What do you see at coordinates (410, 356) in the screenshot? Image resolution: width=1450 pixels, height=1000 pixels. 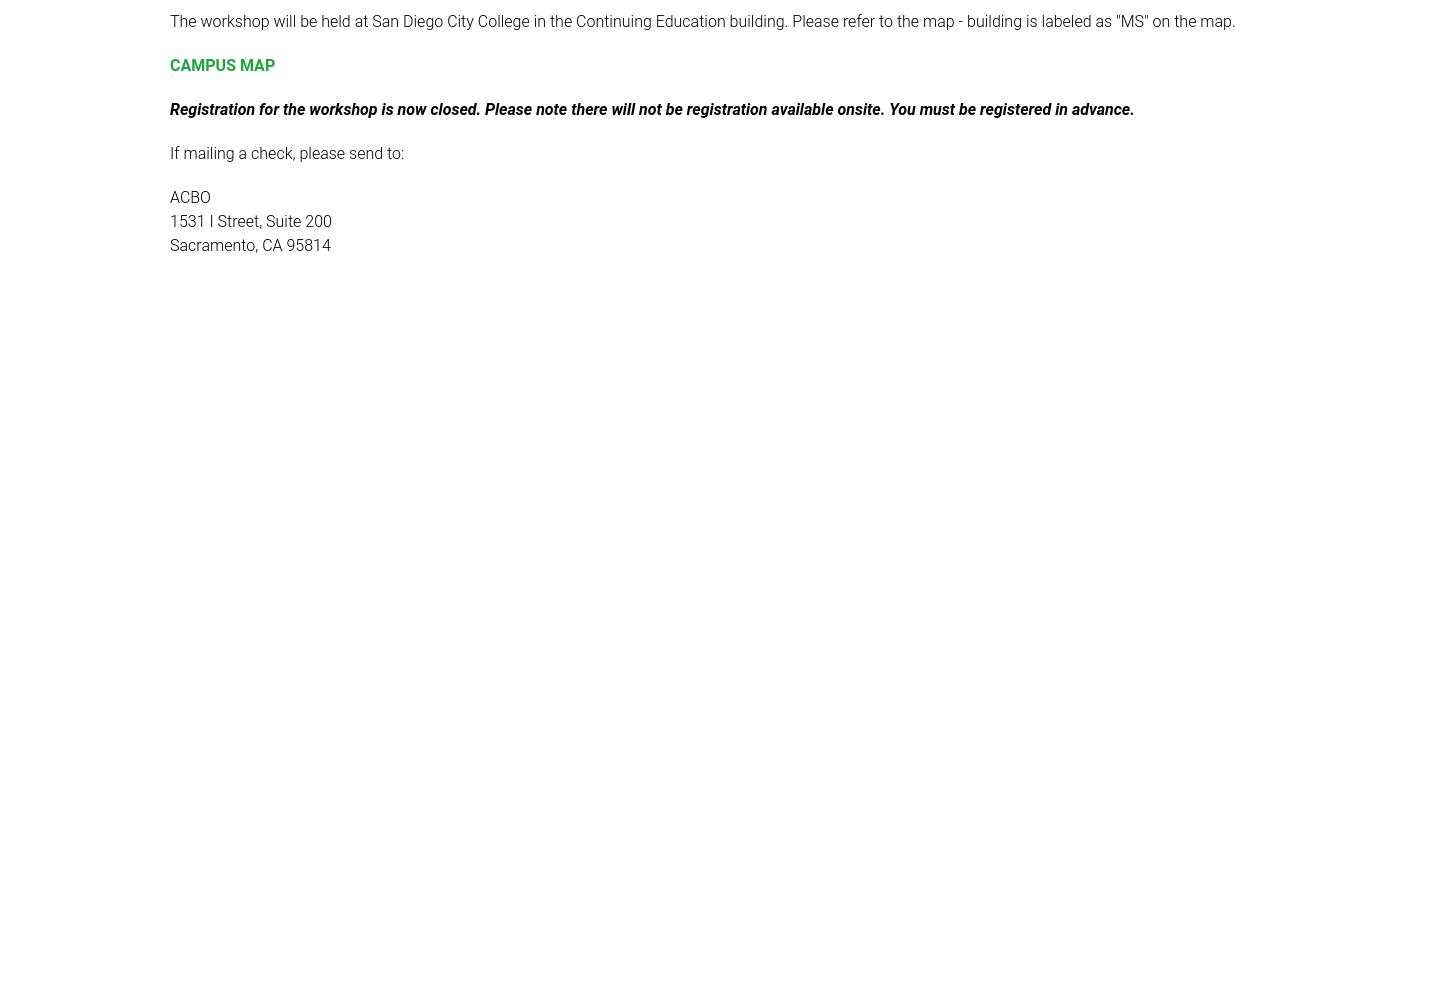 I see `'communications@acbo.org'` at bounding box center [410, 356].